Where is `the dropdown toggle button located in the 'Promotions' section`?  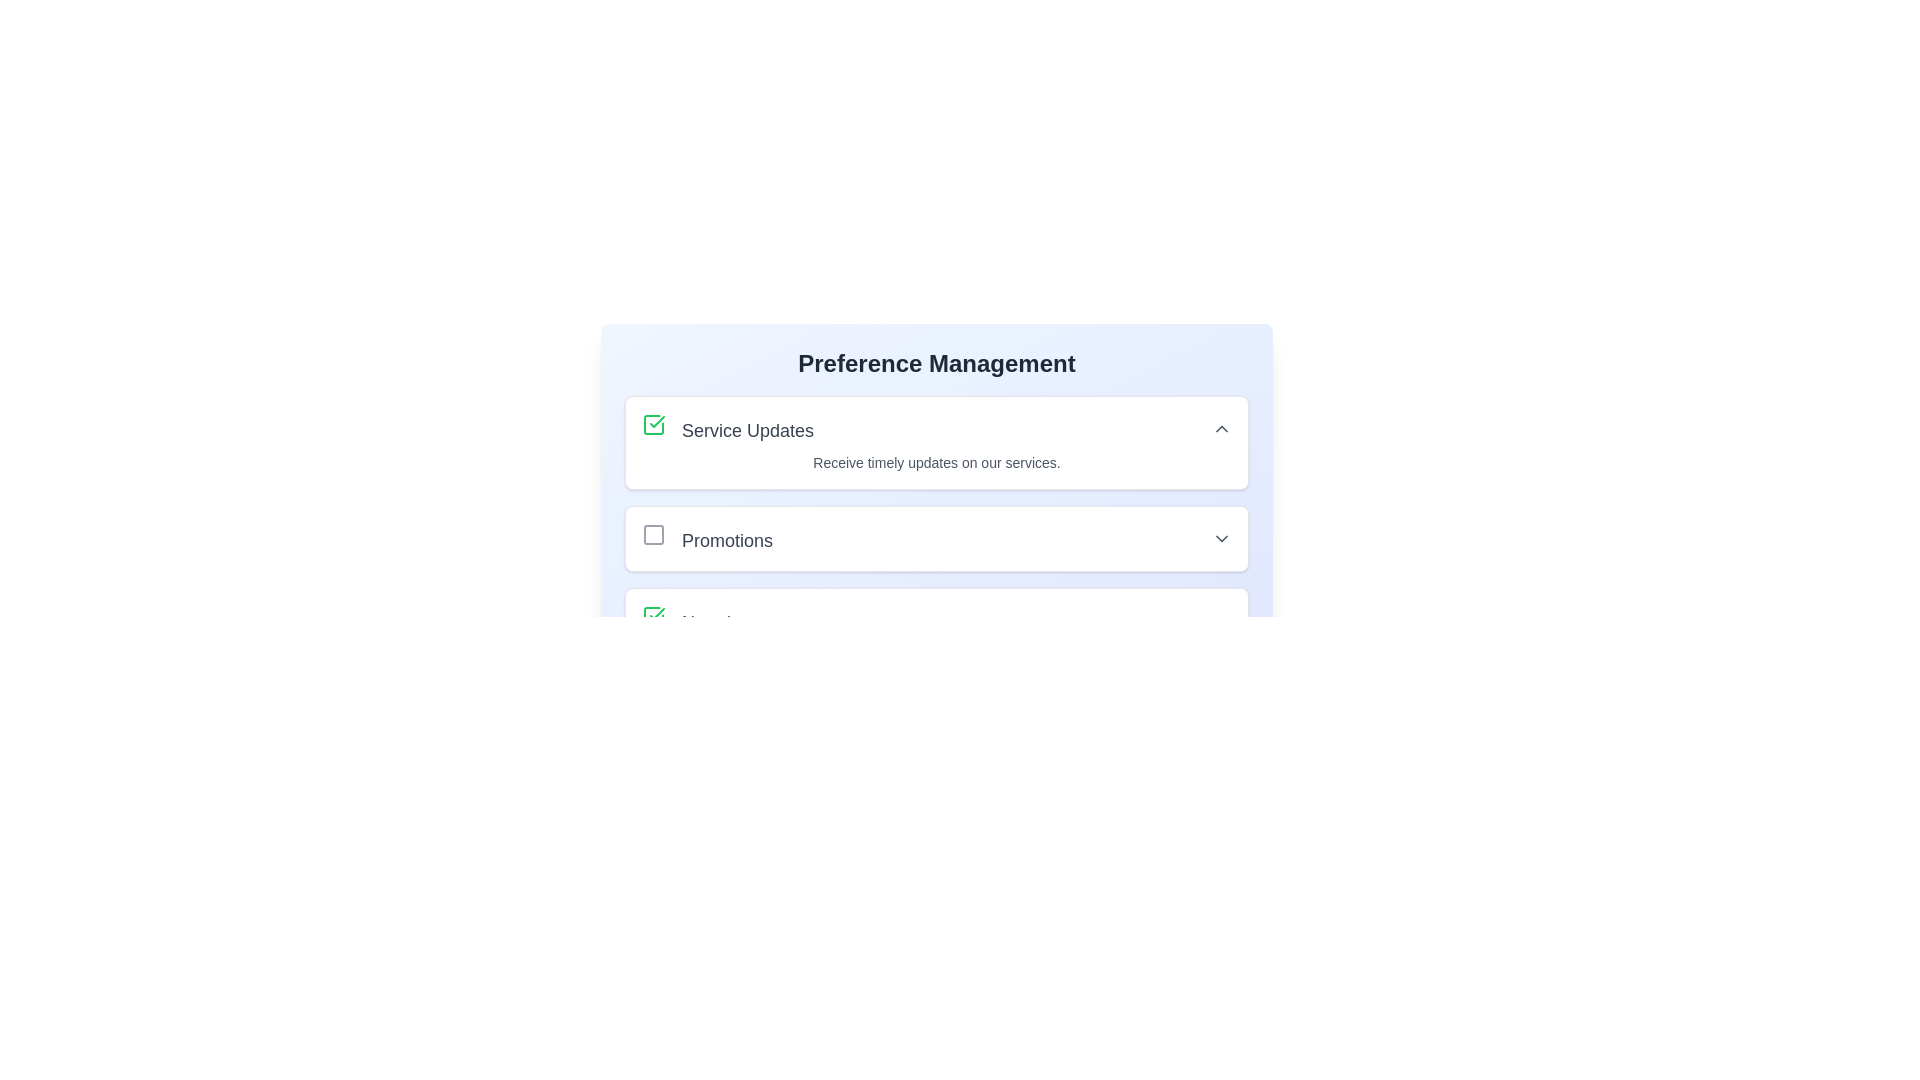 the dropdown toggle button located in the 'Promotions' section is located at coordinates (1221, 538).